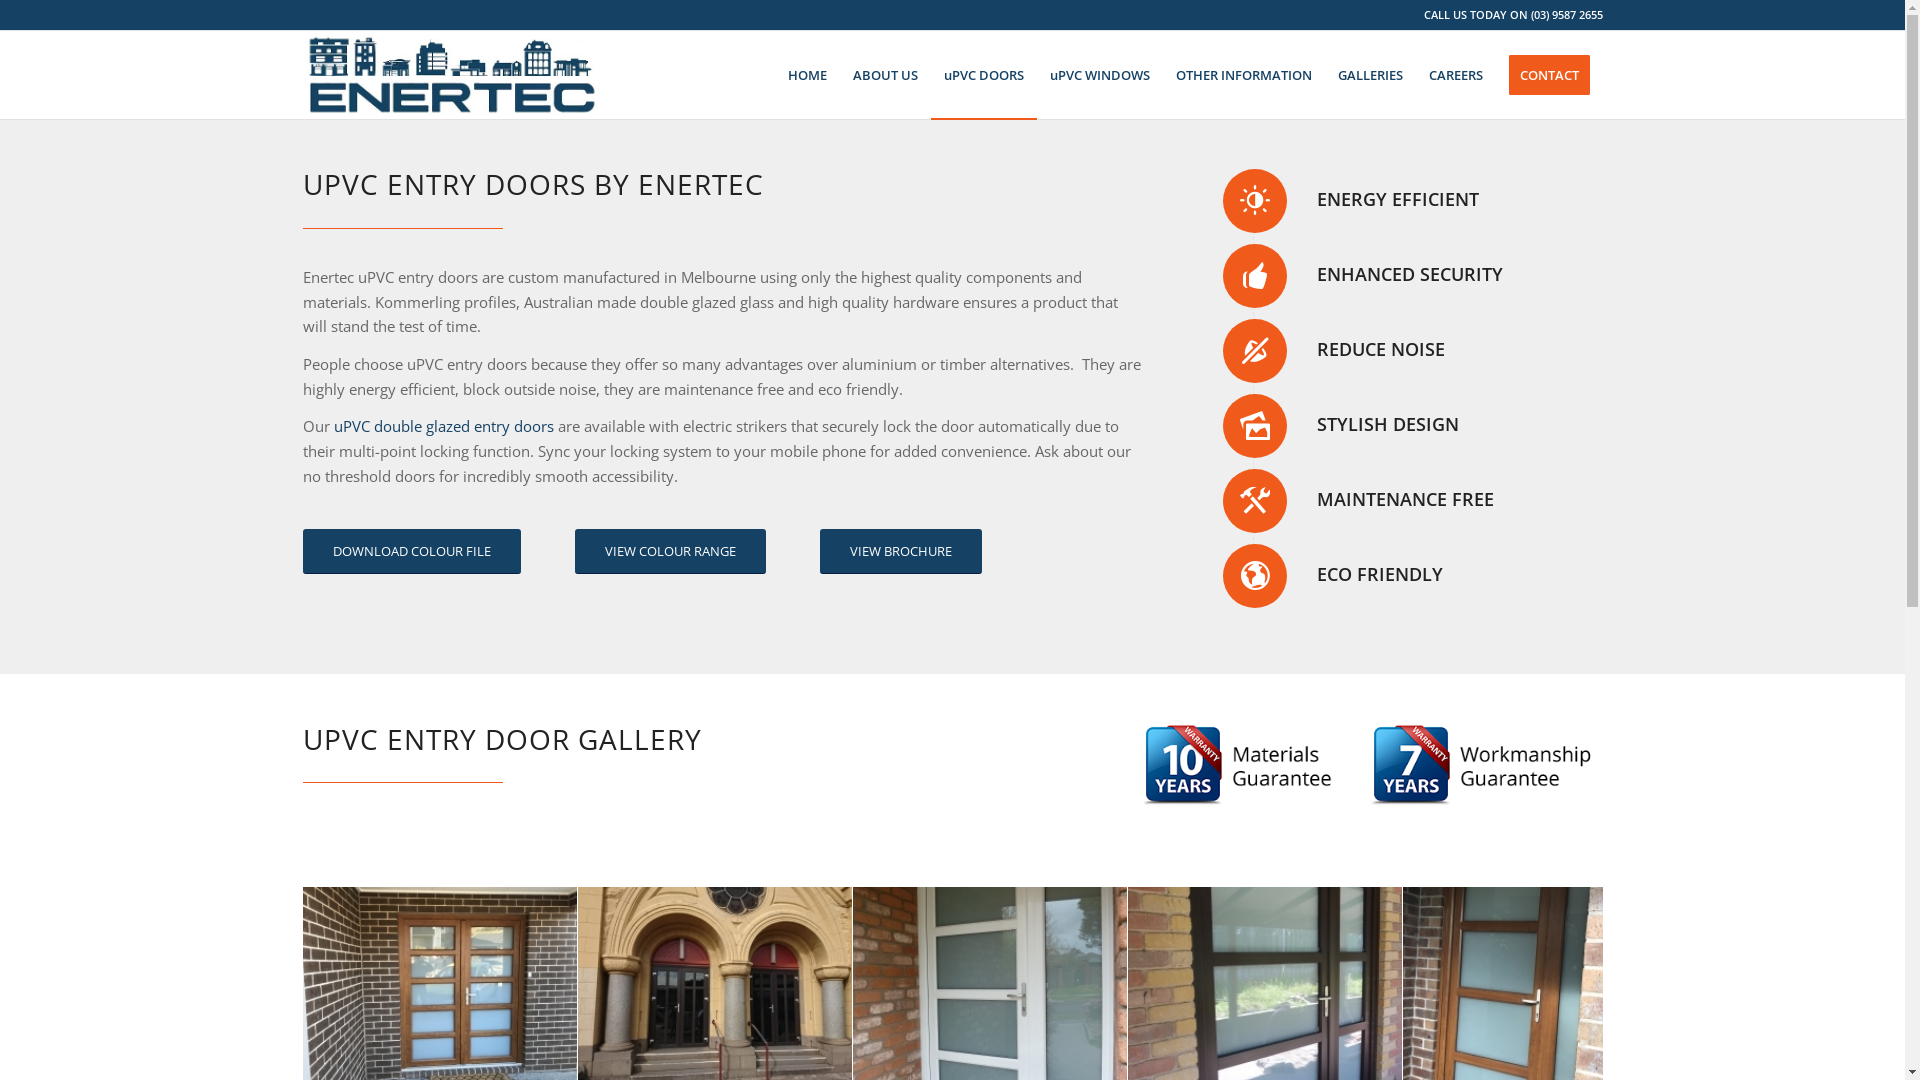 Image resolution: width=1920 pixels, height=1080 pixels. I want to click on 'CAREERS', so click(1455, 73).